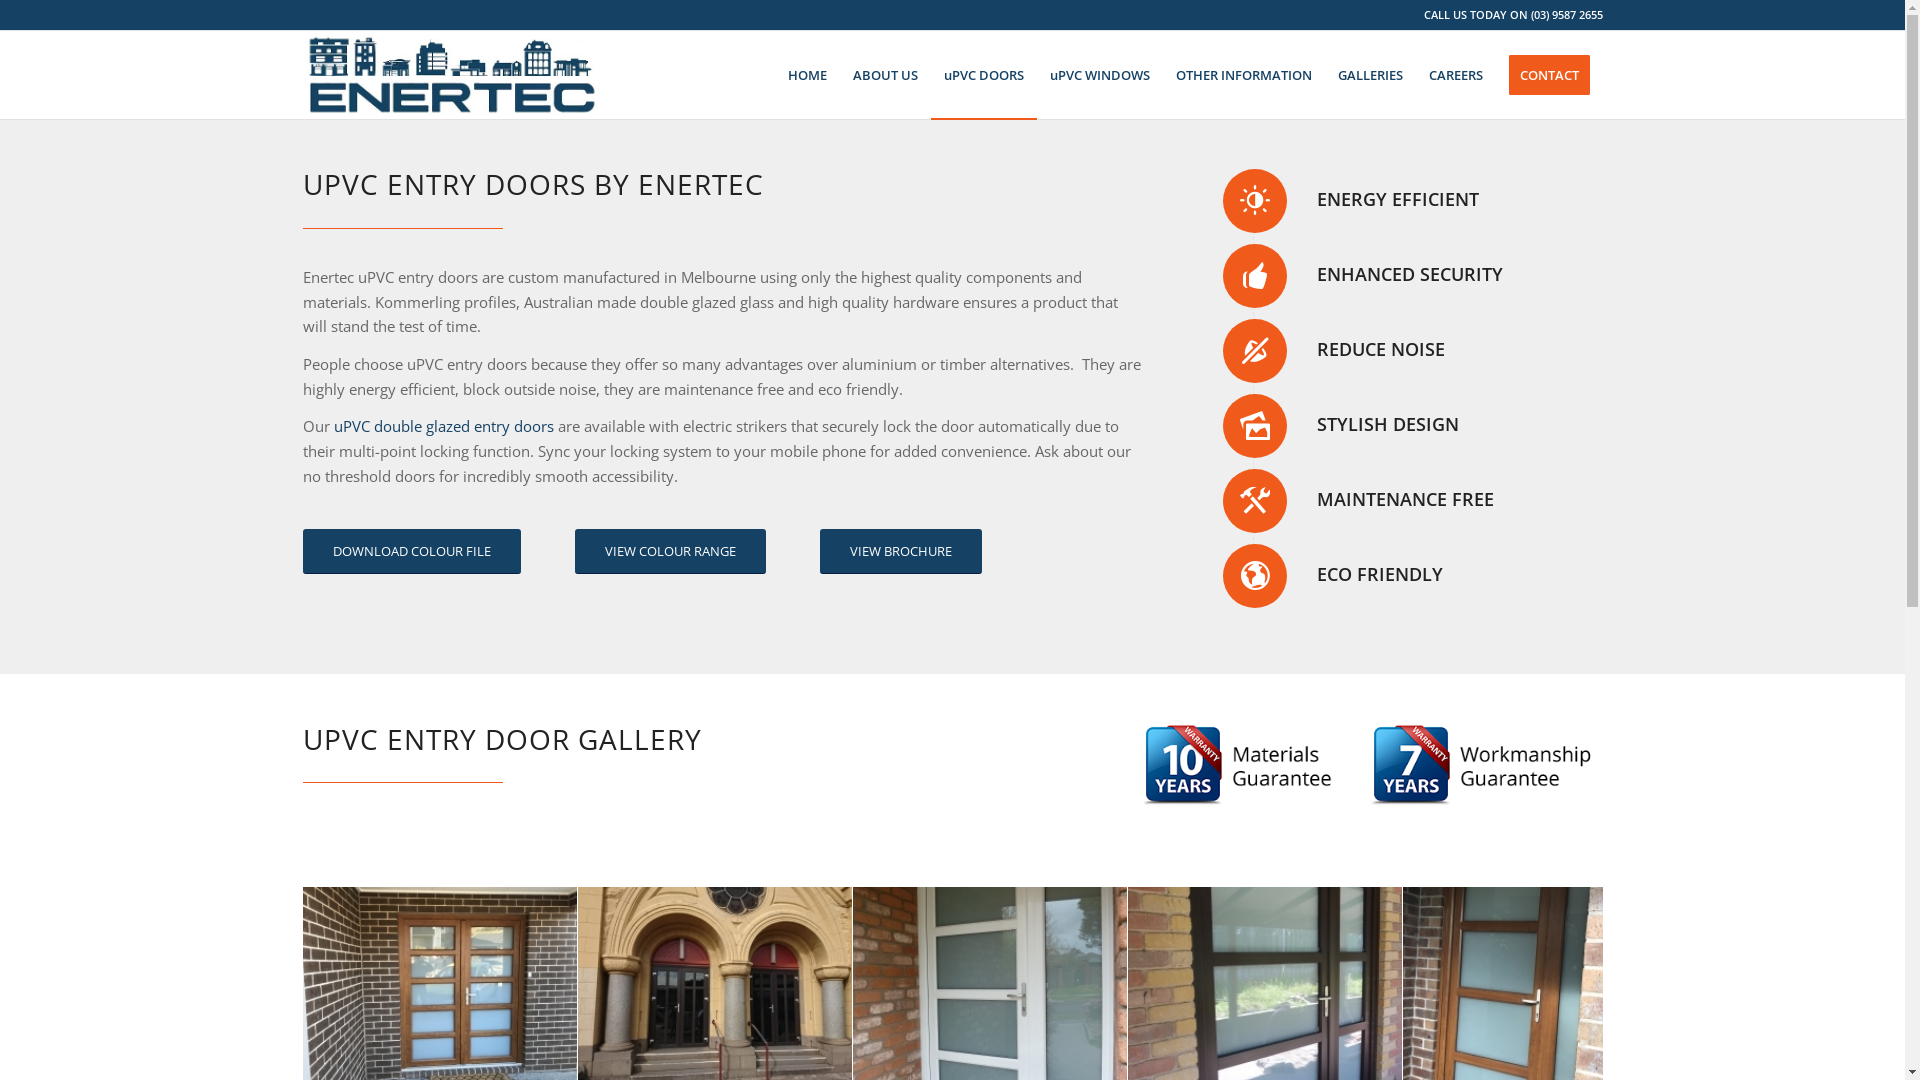 Image resolution: width=1920 pixels, height=1080 pixels. I want to click on 'CAREERS', so click(1455, 73).